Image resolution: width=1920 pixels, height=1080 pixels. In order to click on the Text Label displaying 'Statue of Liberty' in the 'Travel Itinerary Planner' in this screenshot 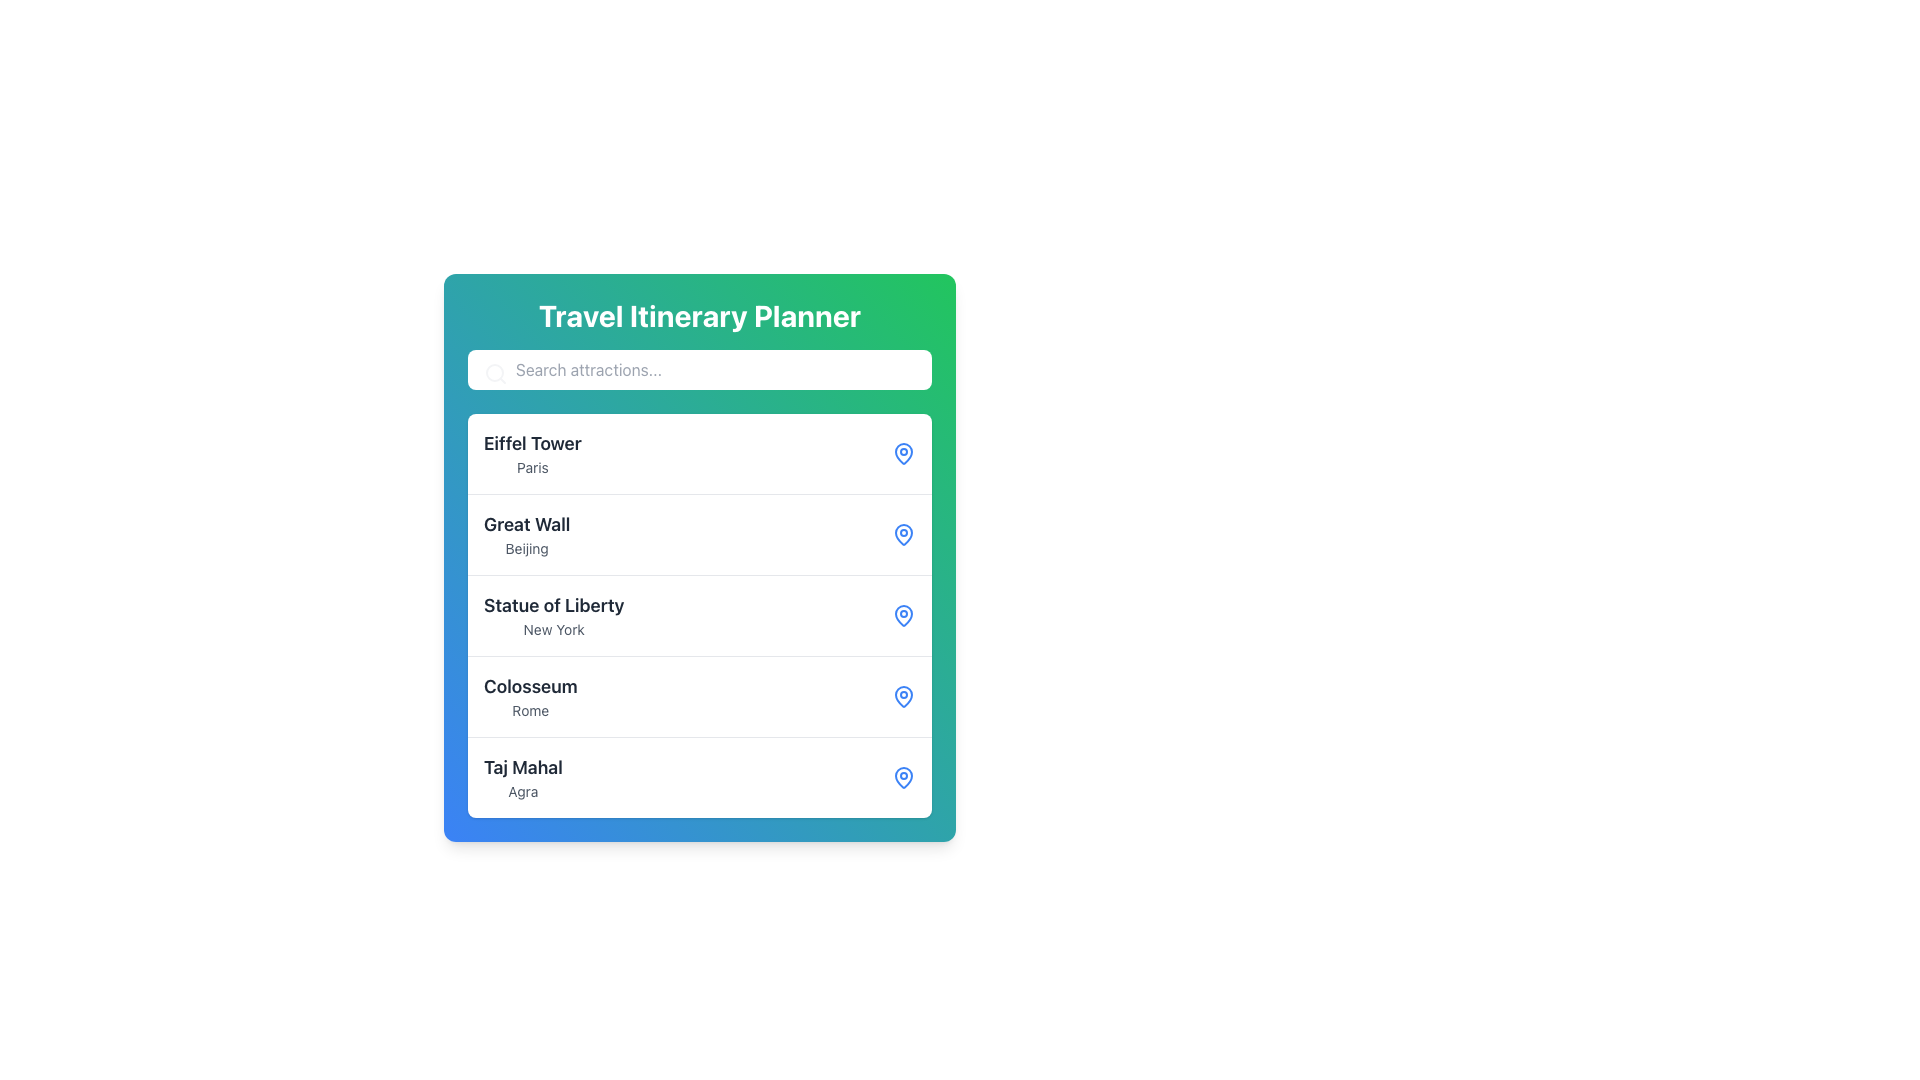, I will do `click(554, 615)`.